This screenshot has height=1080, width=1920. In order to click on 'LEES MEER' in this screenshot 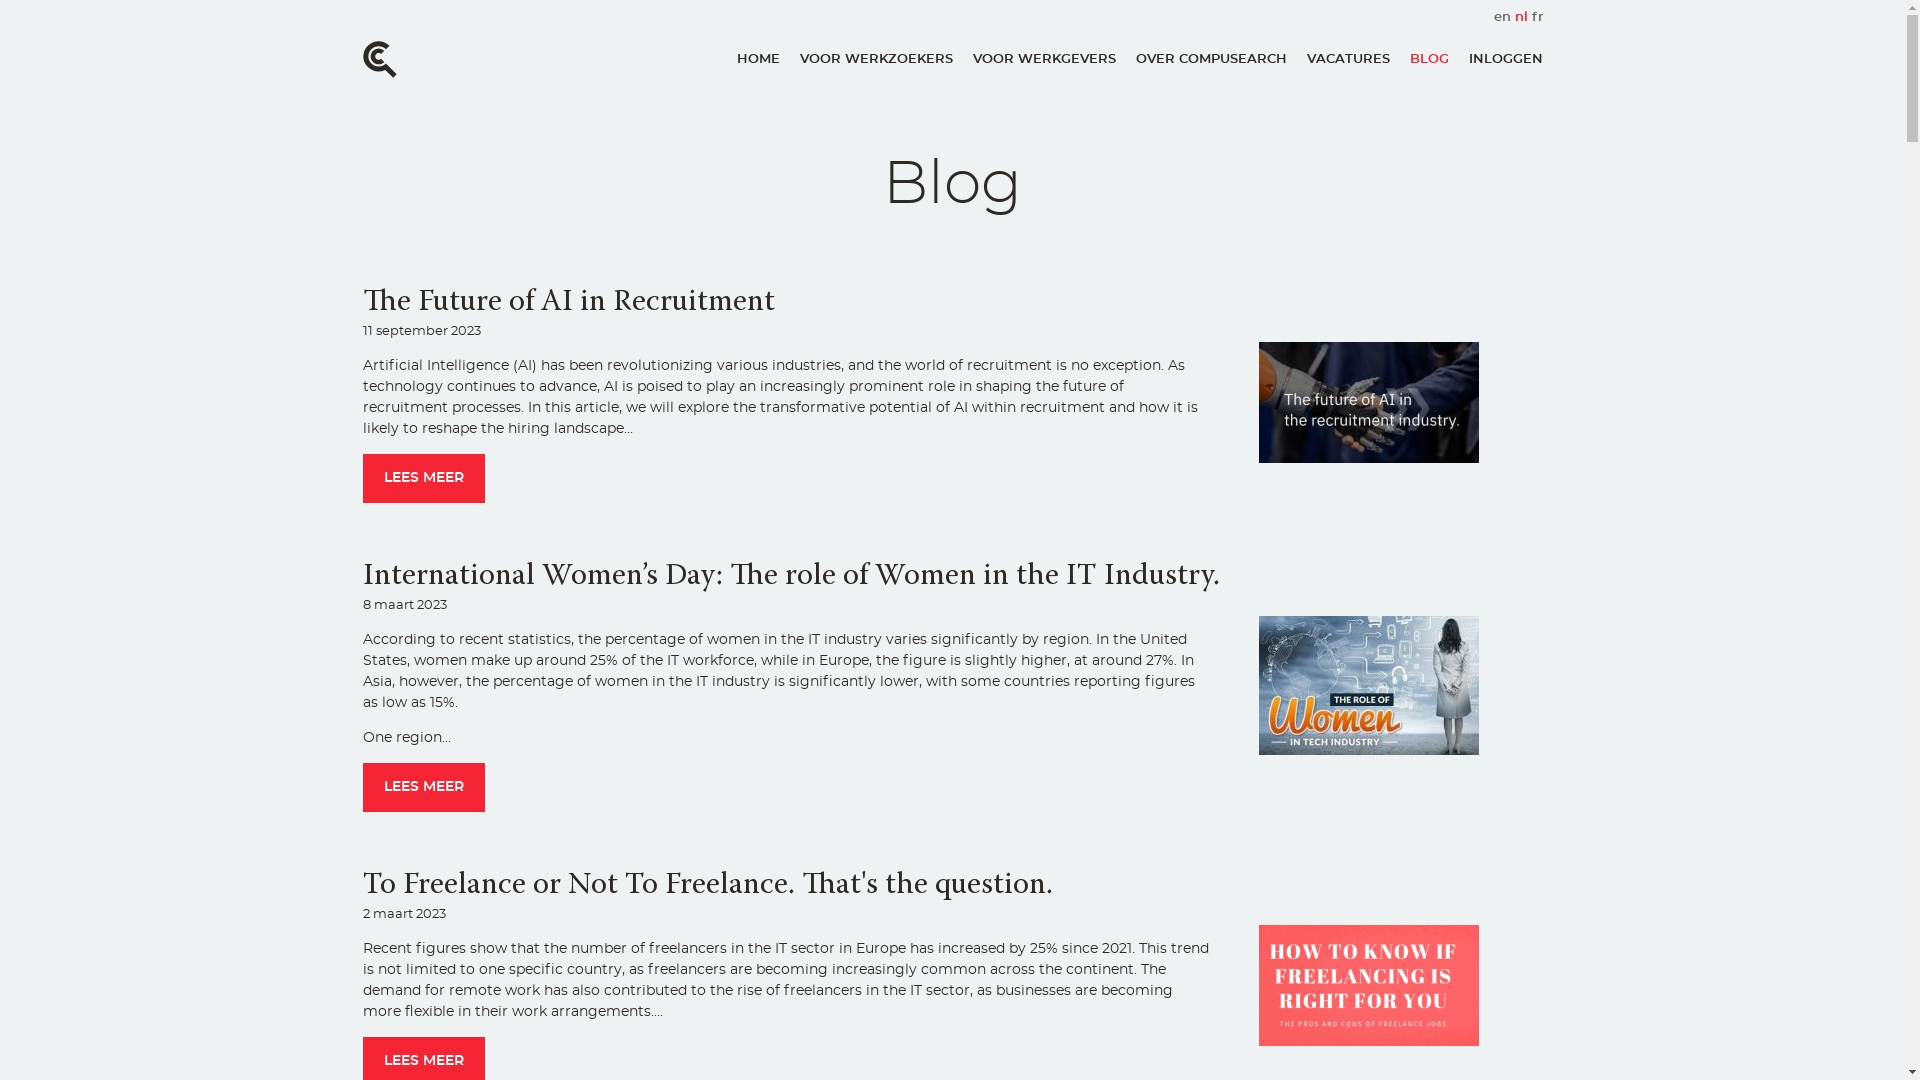, I will do `click(421, 478)`.